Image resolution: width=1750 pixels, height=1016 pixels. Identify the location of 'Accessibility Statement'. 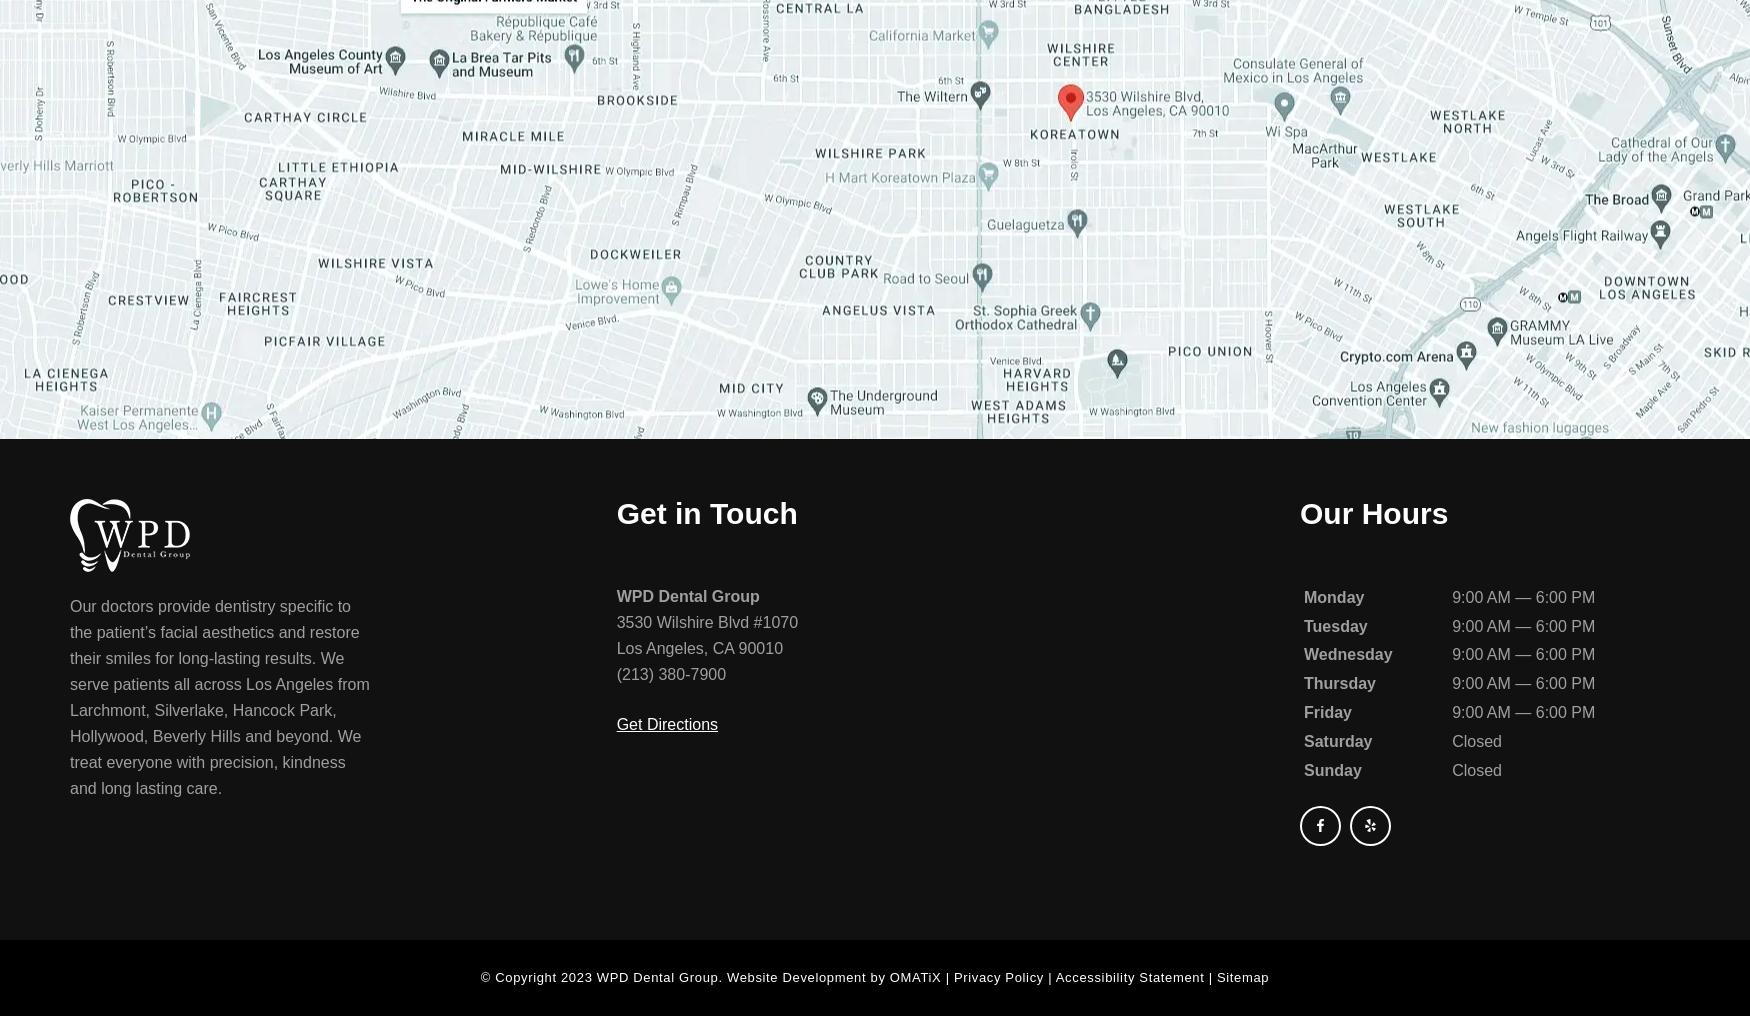
(1128, 976).